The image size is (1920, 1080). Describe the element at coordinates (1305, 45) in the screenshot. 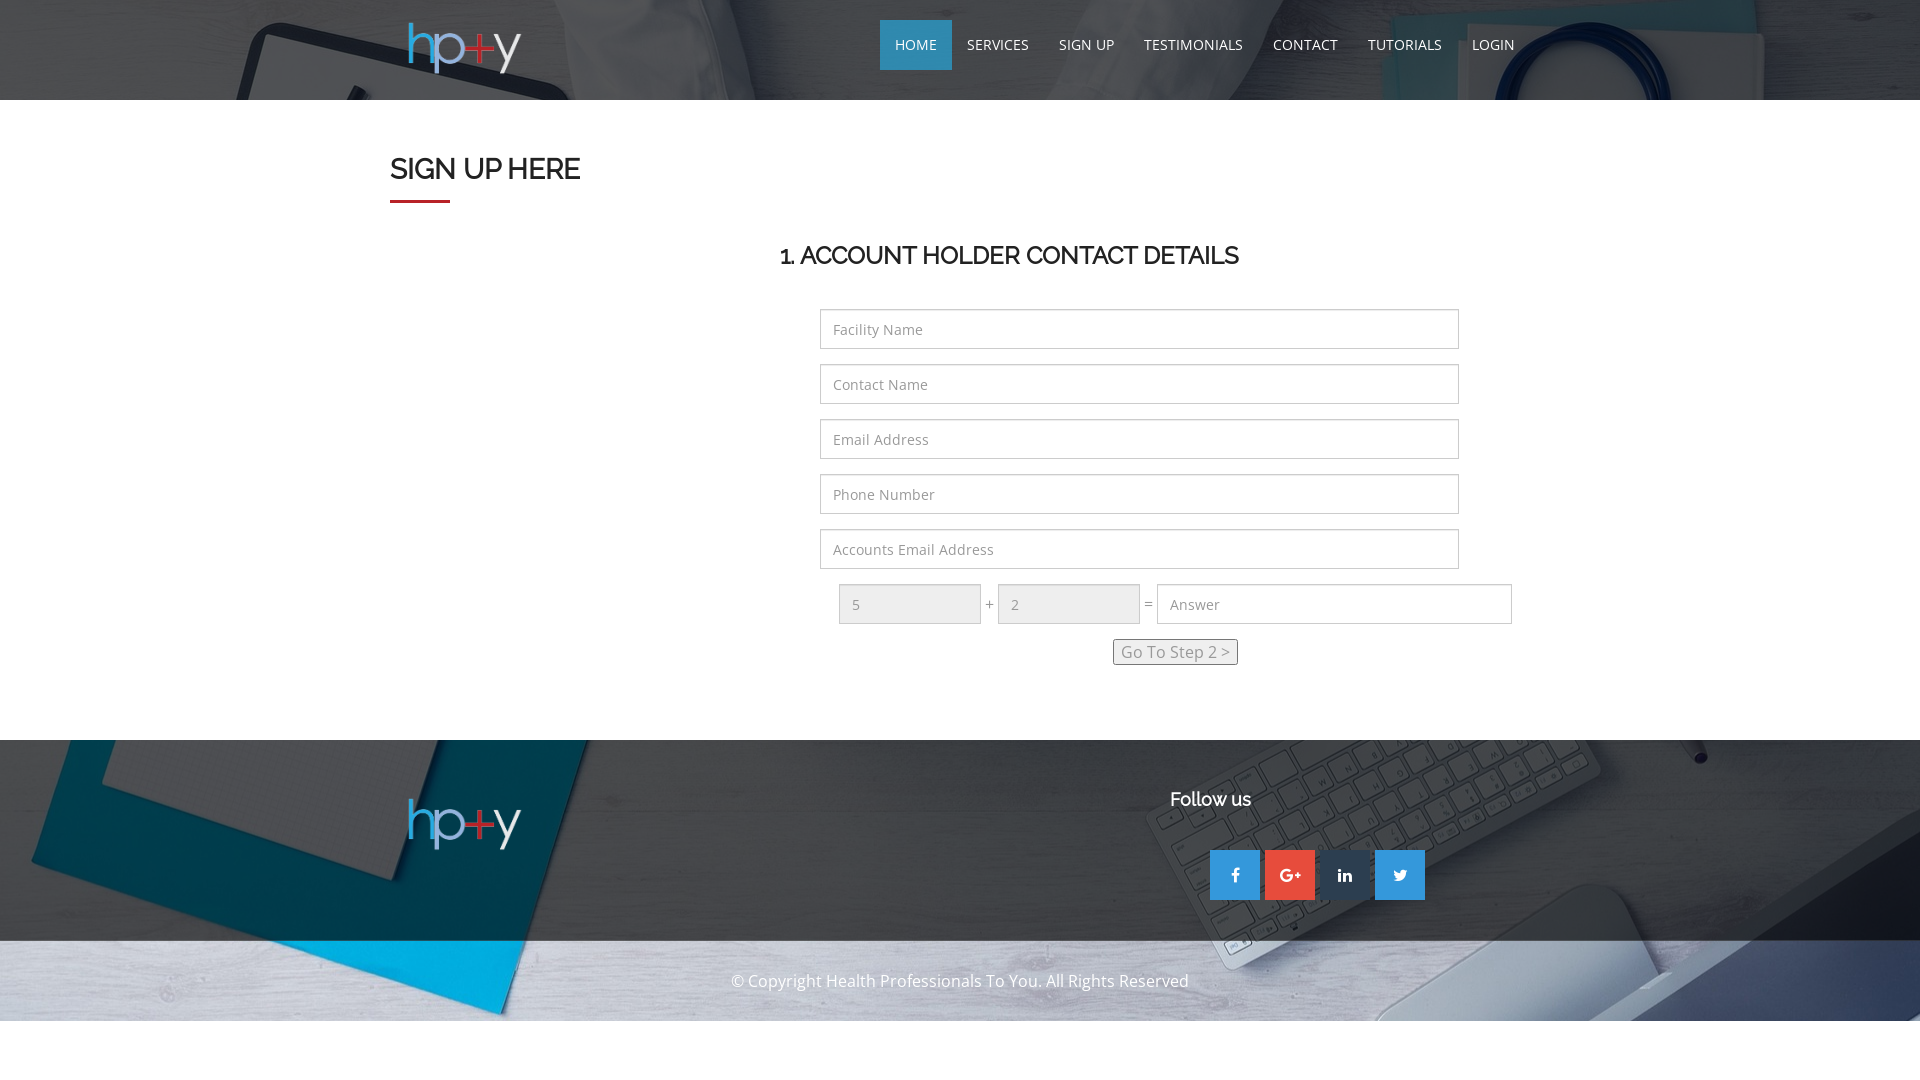

I see `'CONTACT'` at that location.